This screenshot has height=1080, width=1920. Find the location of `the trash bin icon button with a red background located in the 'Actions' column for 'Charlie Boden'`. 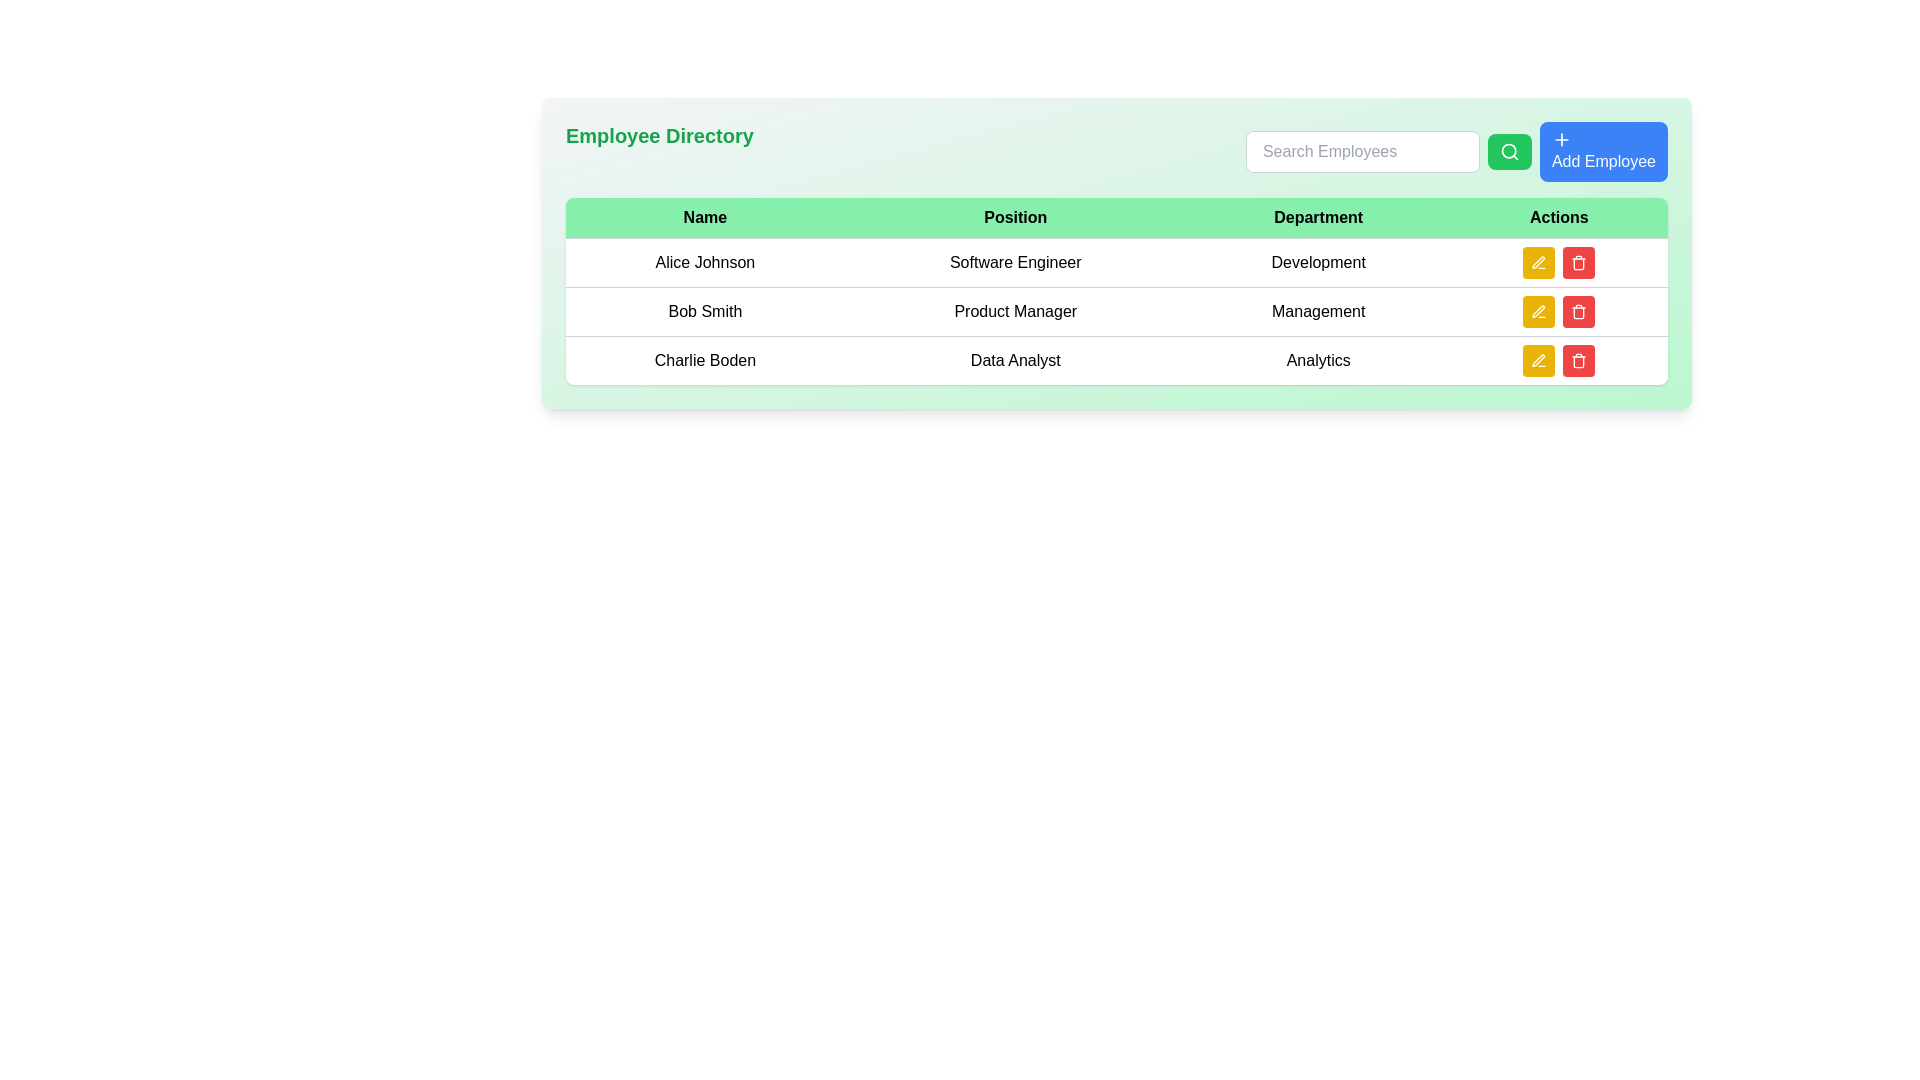

the trash bin icon button with a red background located in the 'Actions' column for 'Charlie Boden' is located at coordinates (1578, 261).